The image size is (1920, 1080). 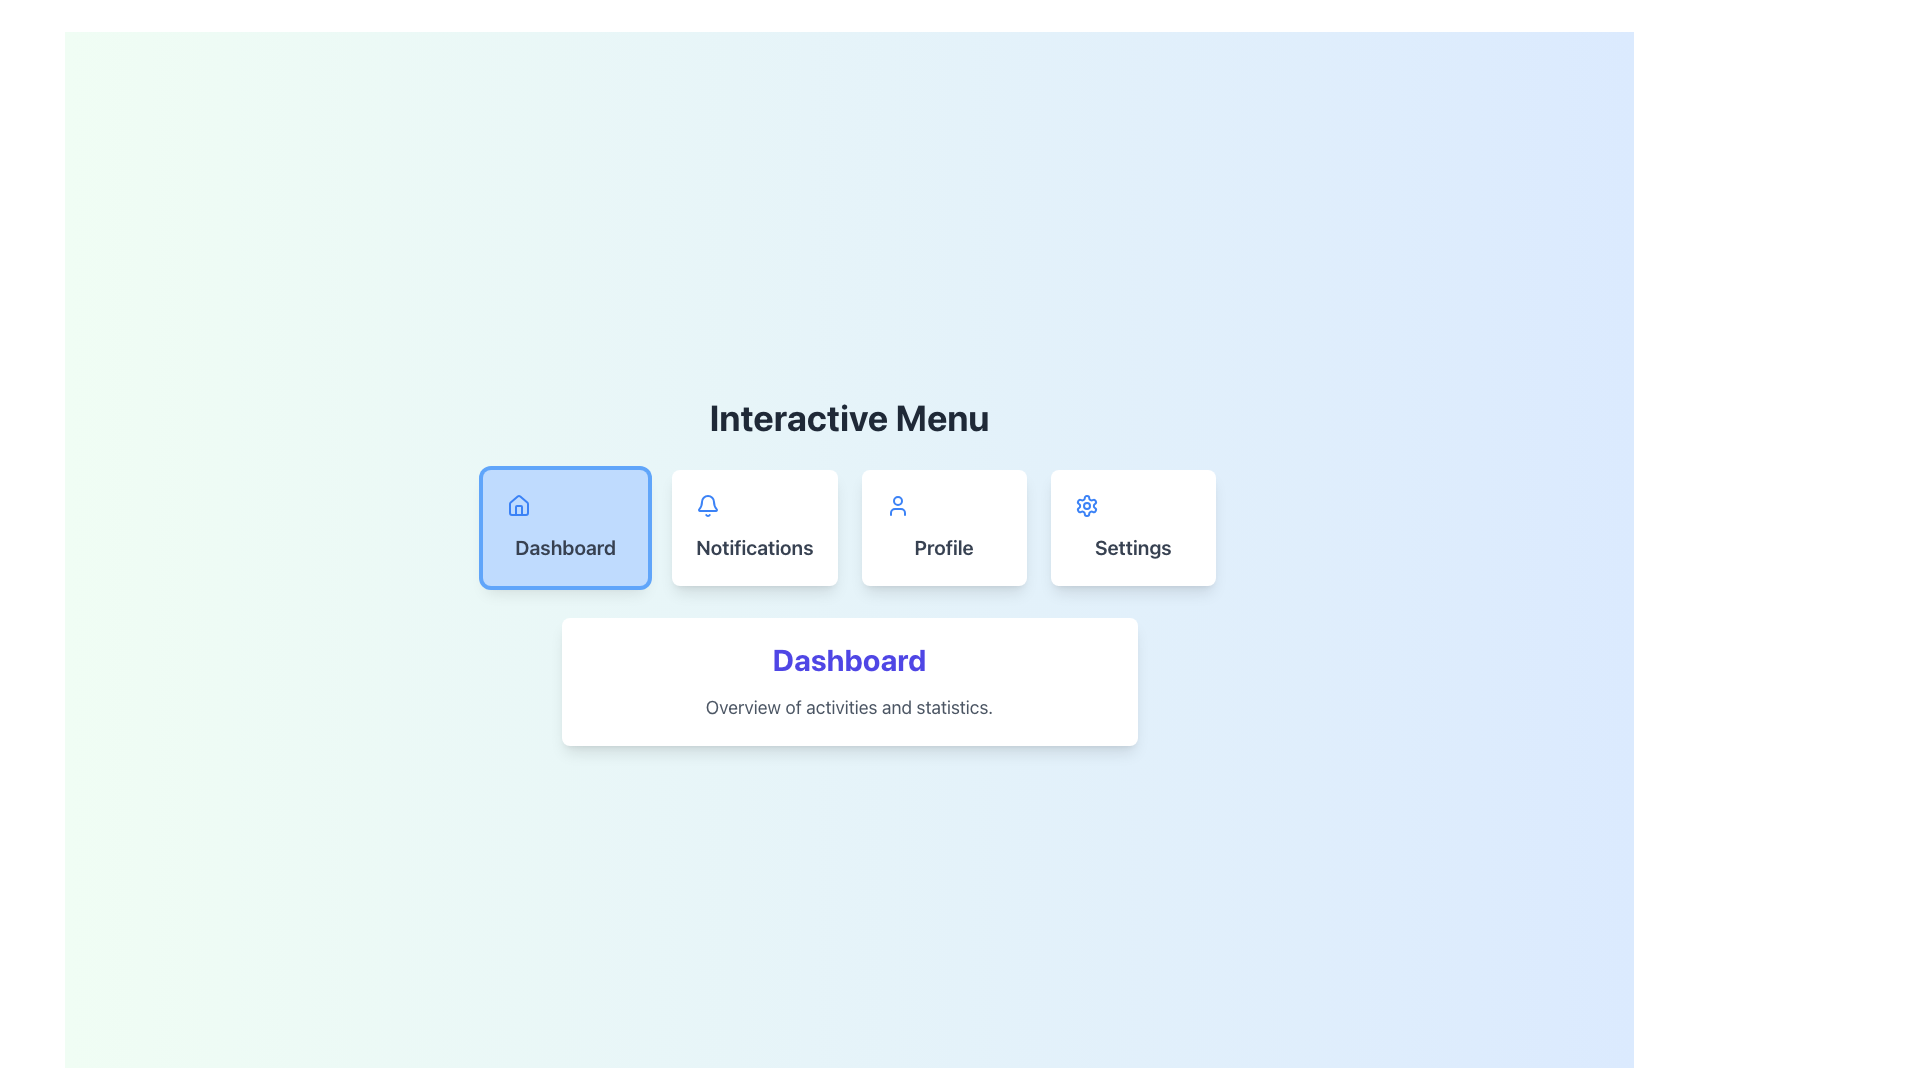 I want to click on the text label that describes the function of the 'Dashboard' option in the interactive menu, located in the first interactive card below the house-shaped icon, so click(x=564, y=547).